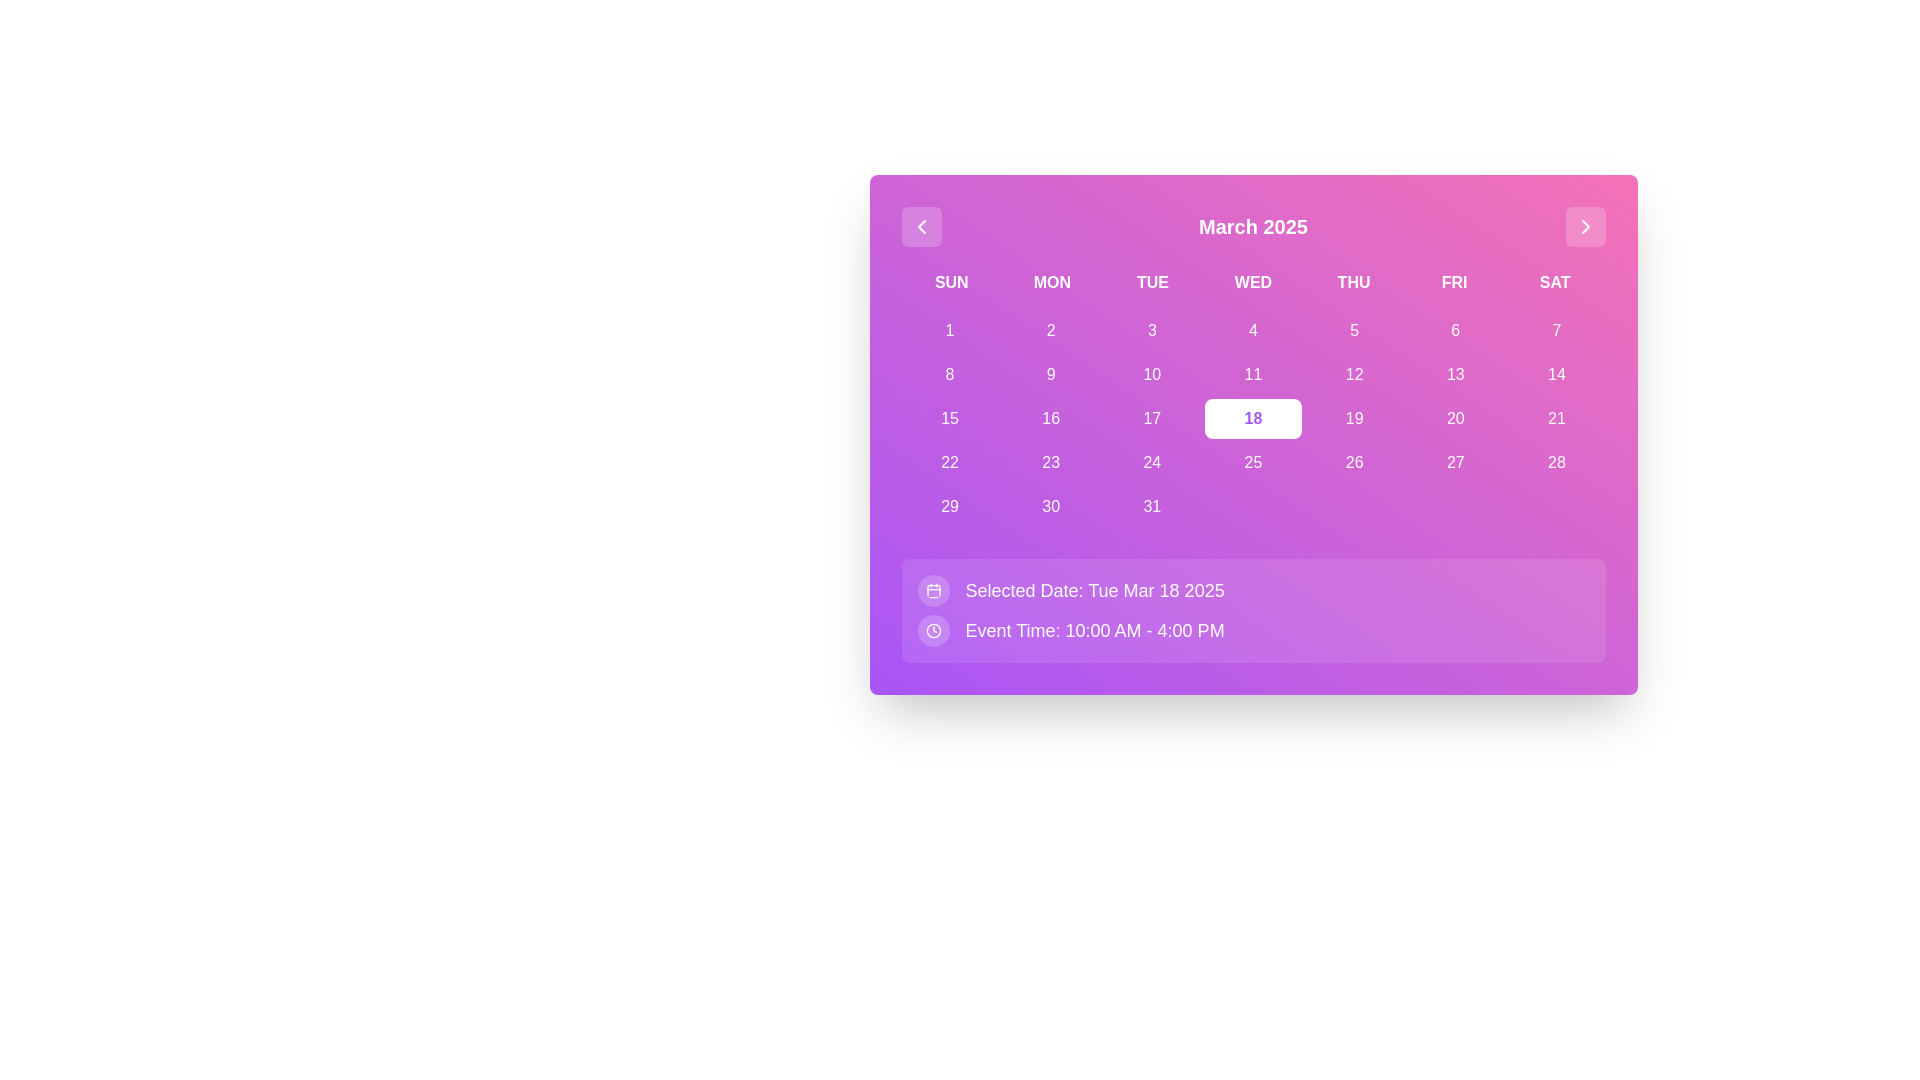 The width and height of the screenshot is (1920, 1080). What do you see at coordinates (932, 631) in the screenshot?
I see `the filled circle decorative graphic element within the clock icon located in the lower section of the calendar interface, just above the 'Event Time: 10:00 AM - 4:00 PM' text` at bounding box center [932, 631].